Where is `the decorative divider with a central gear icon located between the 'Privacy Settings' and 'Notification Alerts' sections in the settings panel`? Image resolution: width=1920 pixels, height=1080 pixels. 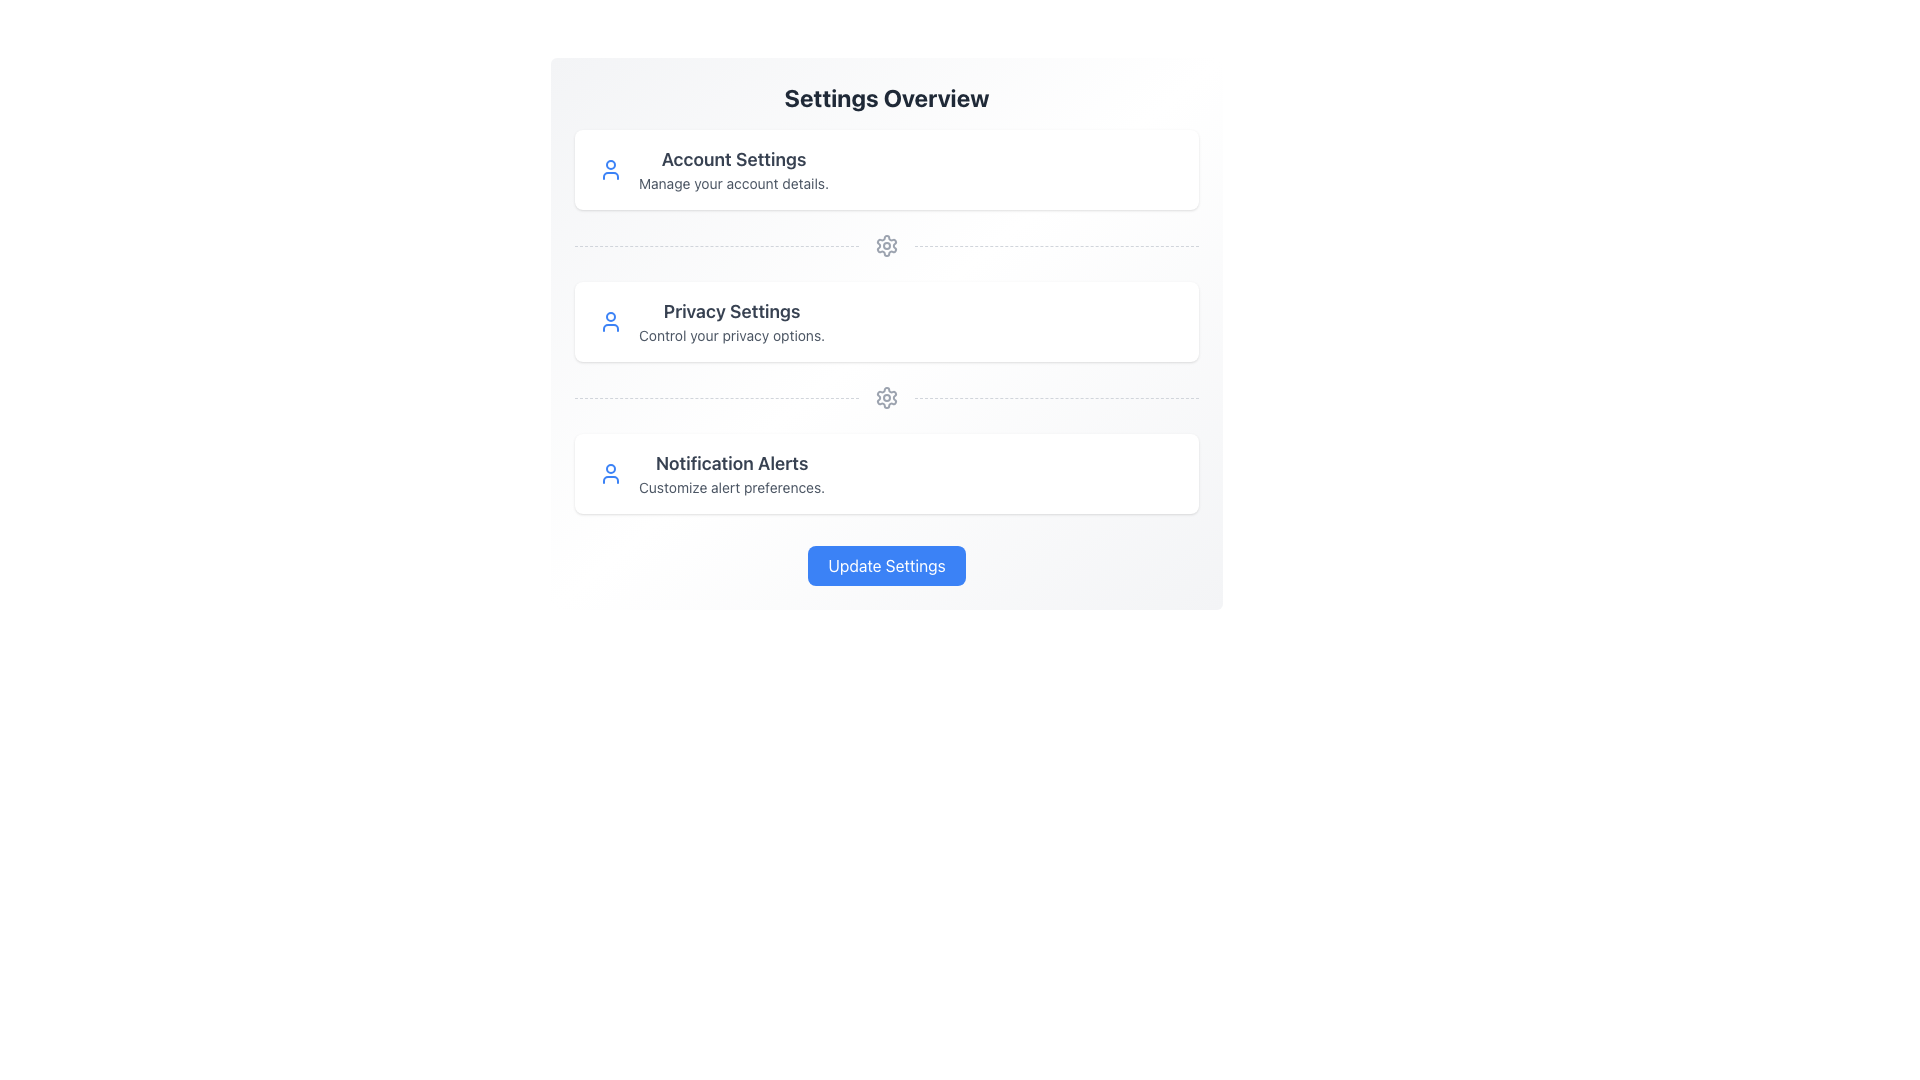
the decorative divider with a central gear icon located between the 'Privacy Settings' and 'Notification Alerts' sections in the settings panel is located at coordinates (886, 397).